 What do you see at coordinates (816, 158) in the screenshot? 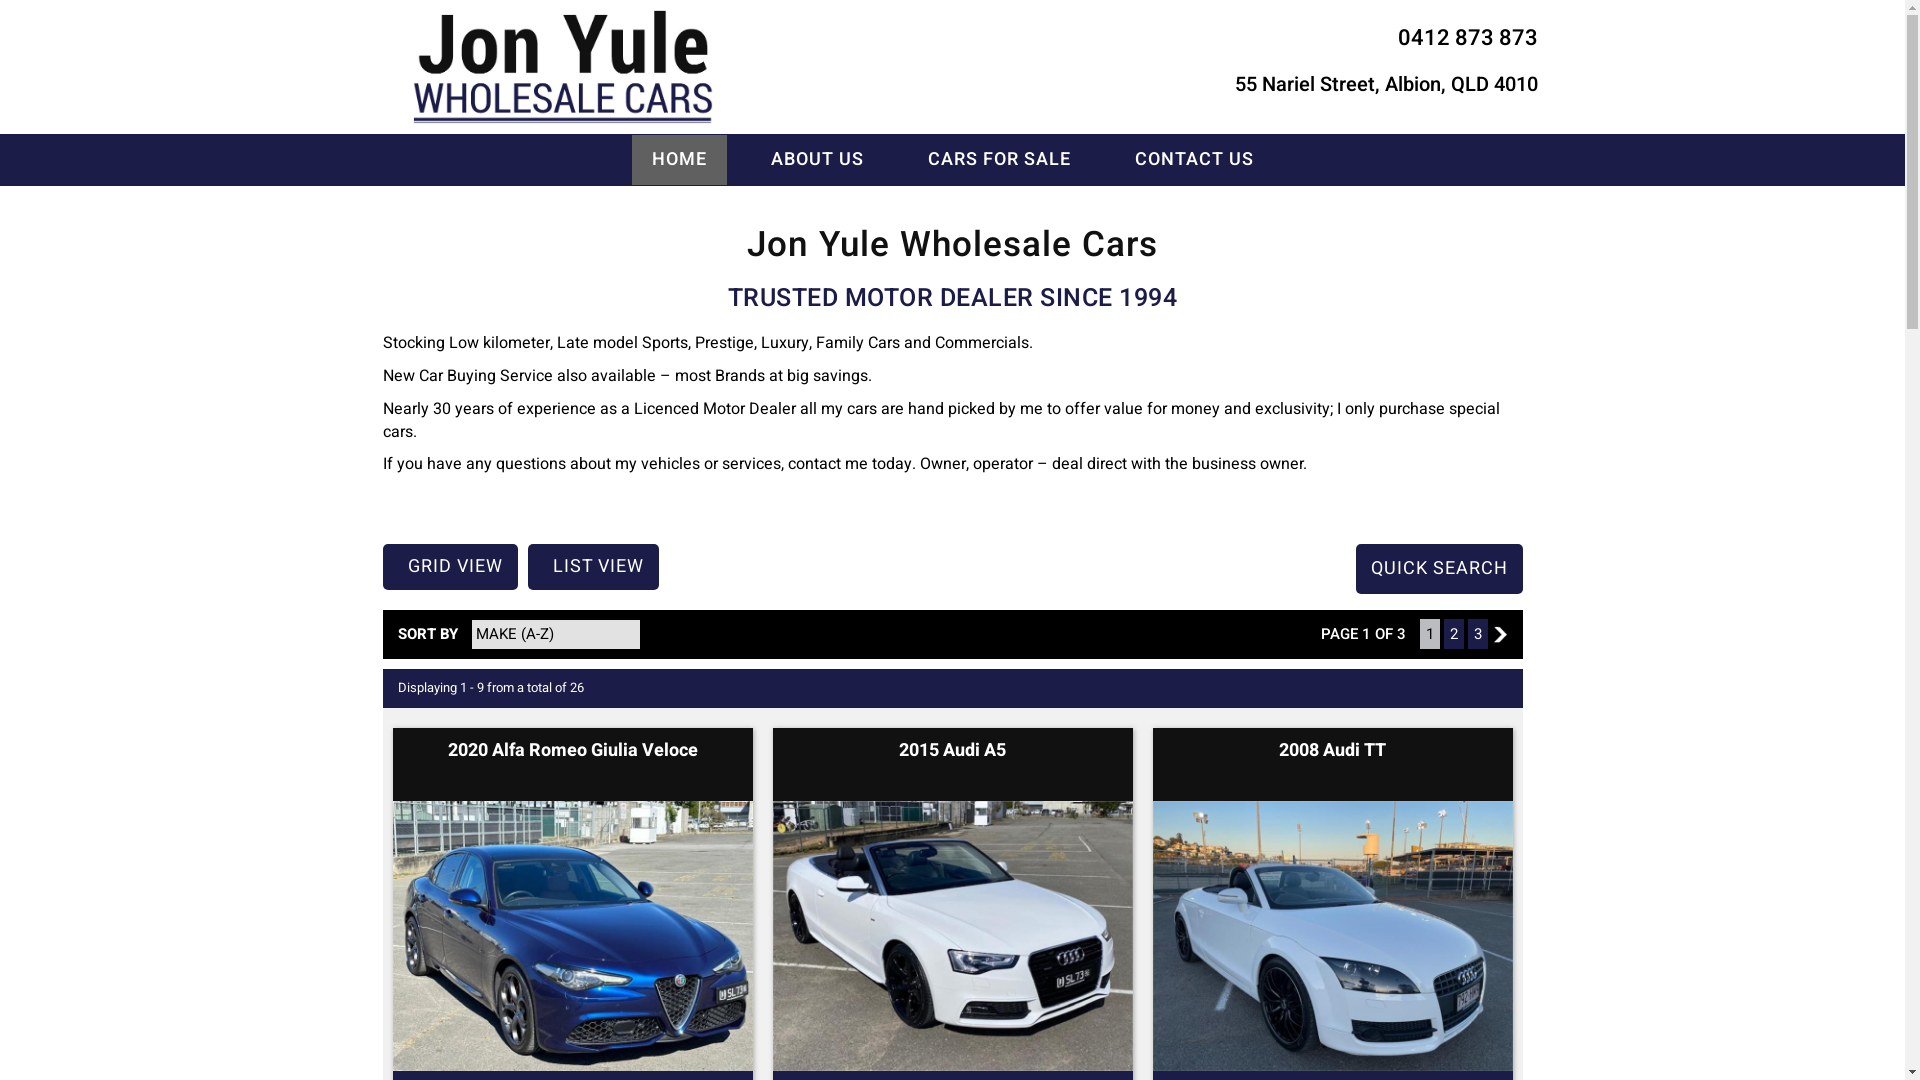
I see `'ABOUT US'` at bounding box center [816, 158].